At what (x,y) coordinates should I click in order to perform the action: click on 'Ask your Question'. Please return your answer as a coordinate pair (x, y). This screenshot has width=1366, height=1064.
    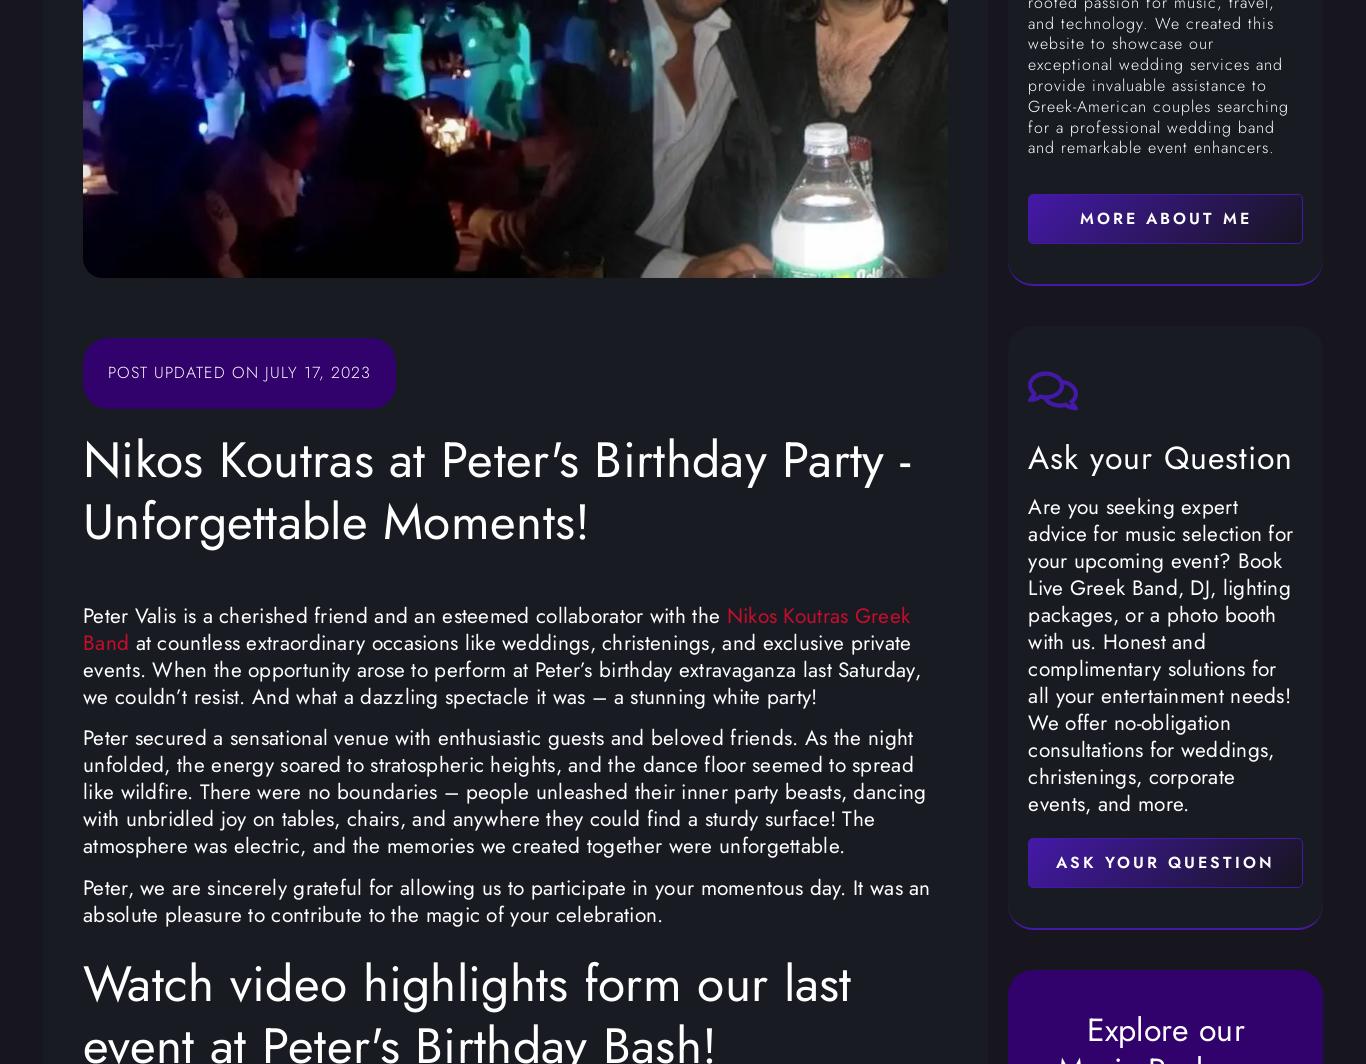
    Looking at the image, I should click on (1160, 456).